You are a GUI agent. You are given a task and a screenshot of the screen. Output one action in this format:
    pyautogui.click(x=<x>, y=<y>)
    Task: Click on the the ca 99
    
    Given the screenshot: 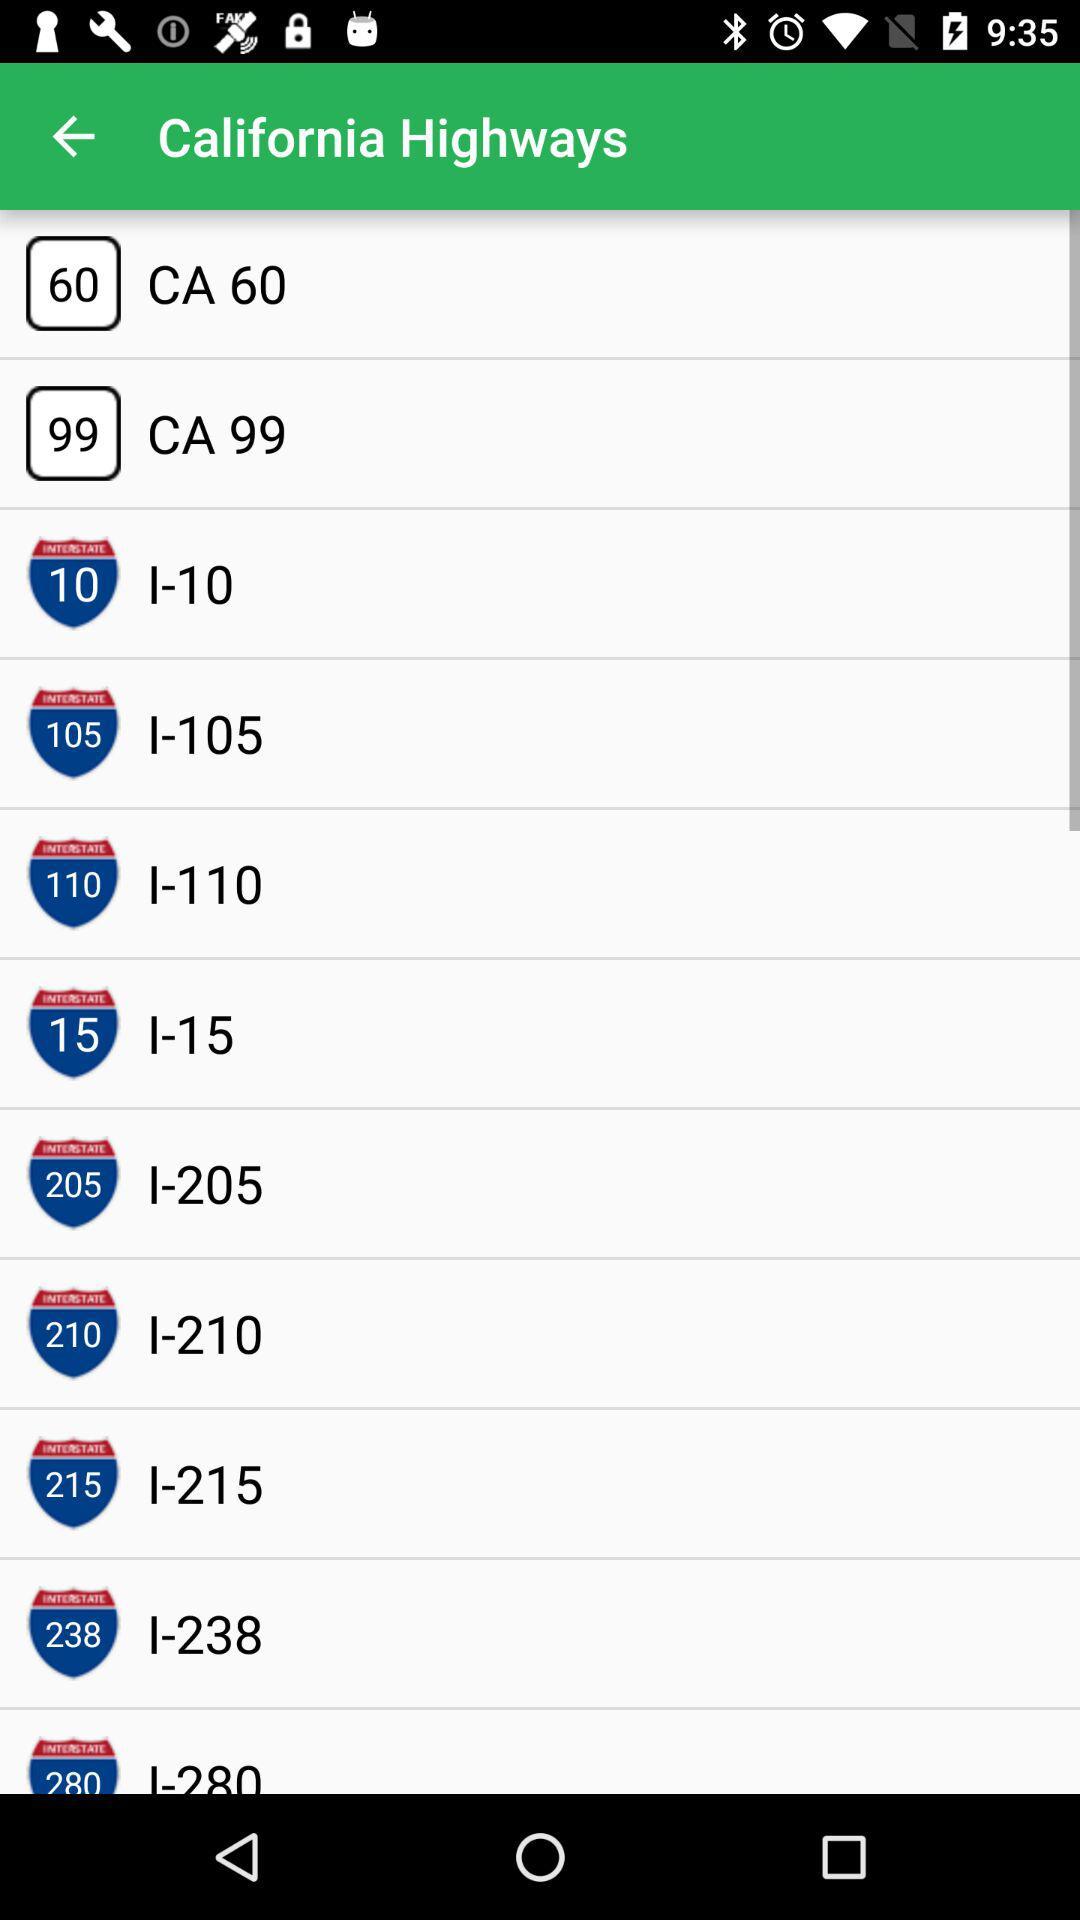 What is the action you would take?
    pyautogui.click(x=217, y=432)
    